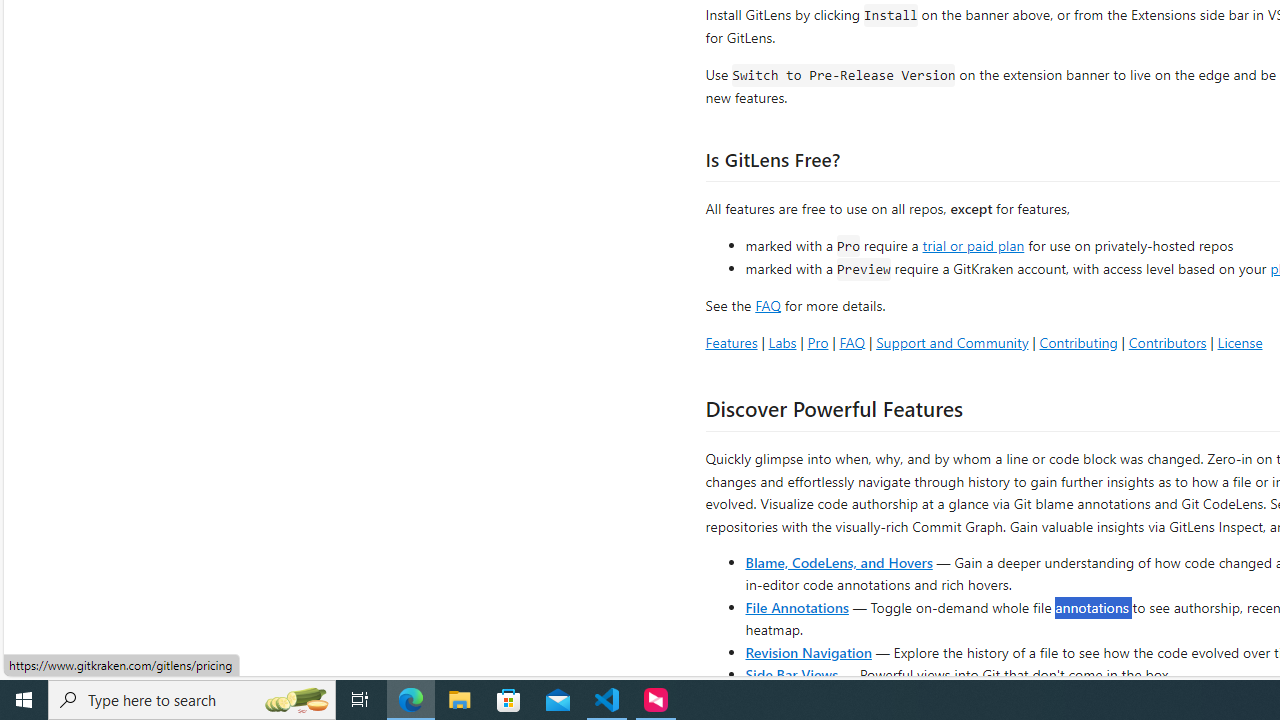 This screenshot has height=720, width=1280. What do you see at coordinates (790, 673) in the screenshot?
I see `'Side Bar Views'` at bounding box center [790, 673].